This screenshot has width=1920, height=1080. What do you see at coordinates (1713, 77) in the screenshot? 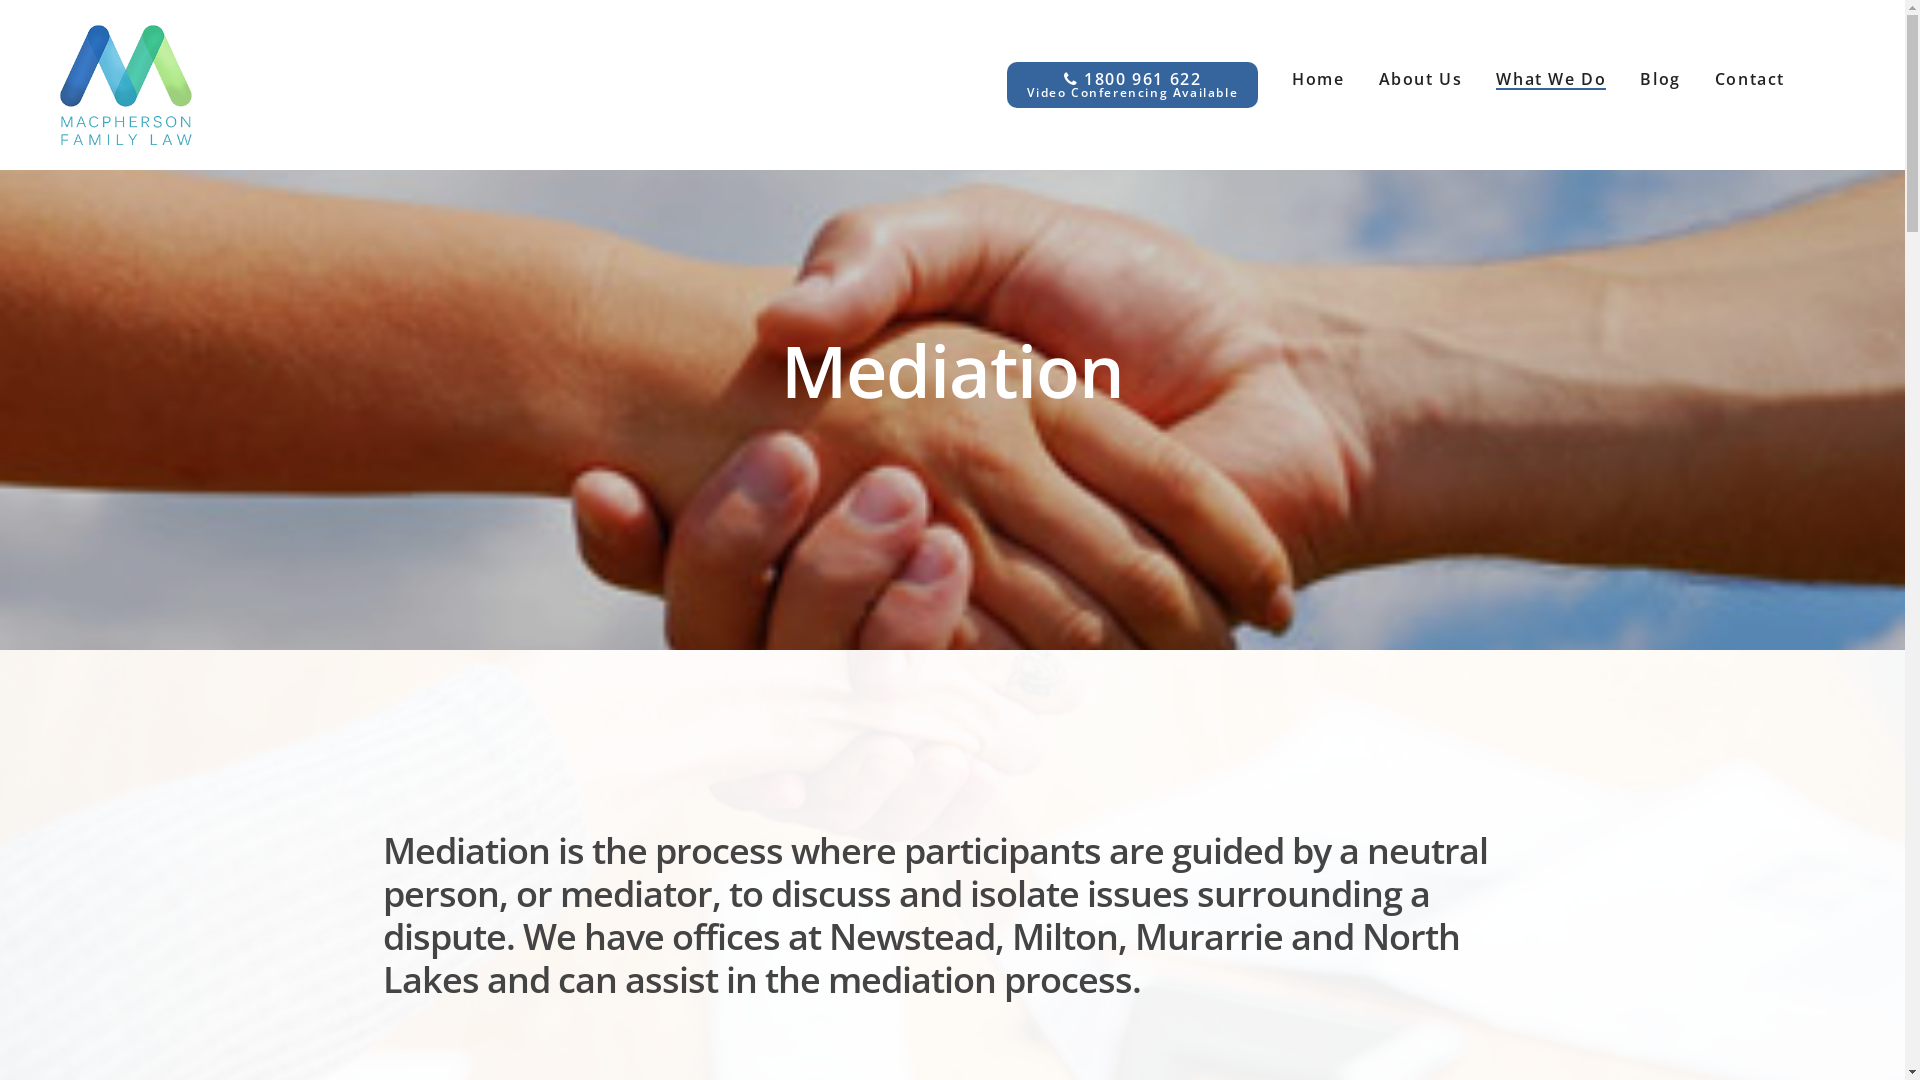
I see `'Contact'` at bounding box center [1713, 77].